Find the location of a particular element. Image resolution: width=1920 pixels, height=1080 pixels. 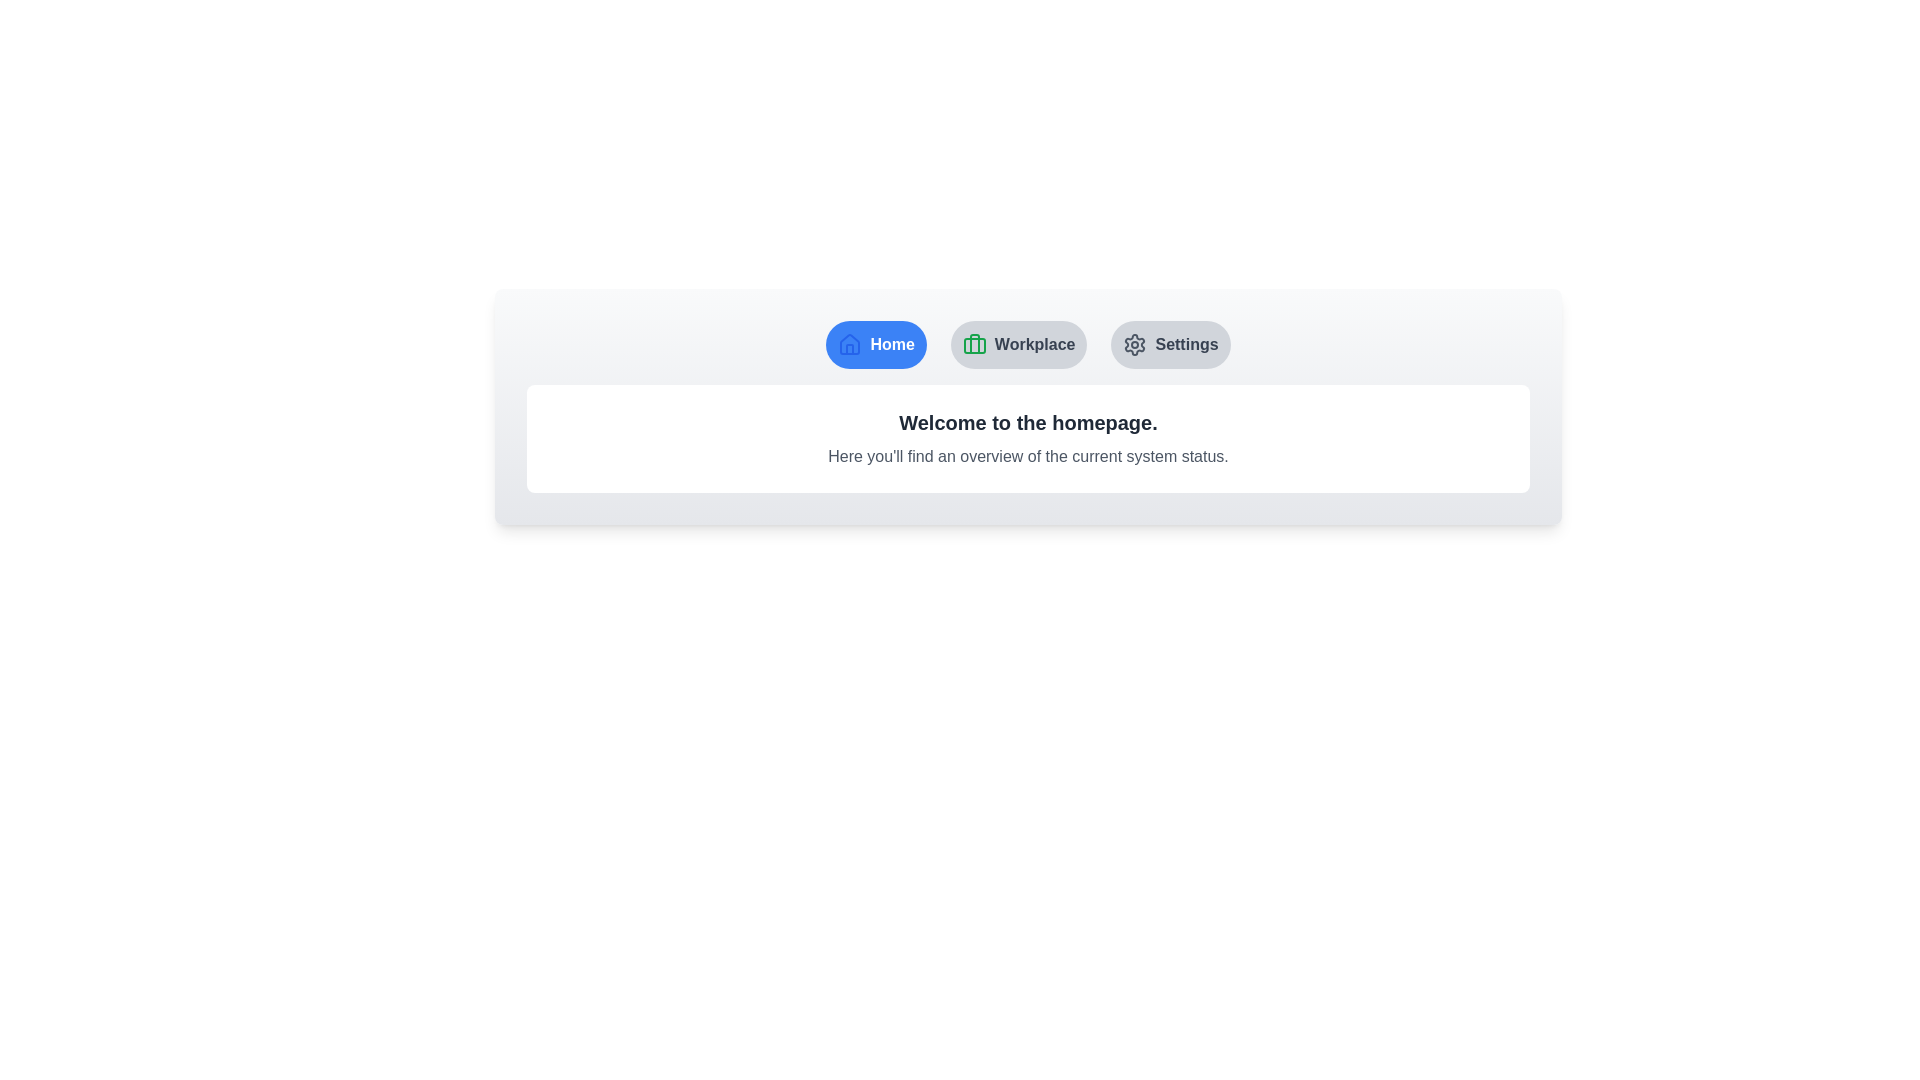

the Home tab is located at coordinates (876, 343).